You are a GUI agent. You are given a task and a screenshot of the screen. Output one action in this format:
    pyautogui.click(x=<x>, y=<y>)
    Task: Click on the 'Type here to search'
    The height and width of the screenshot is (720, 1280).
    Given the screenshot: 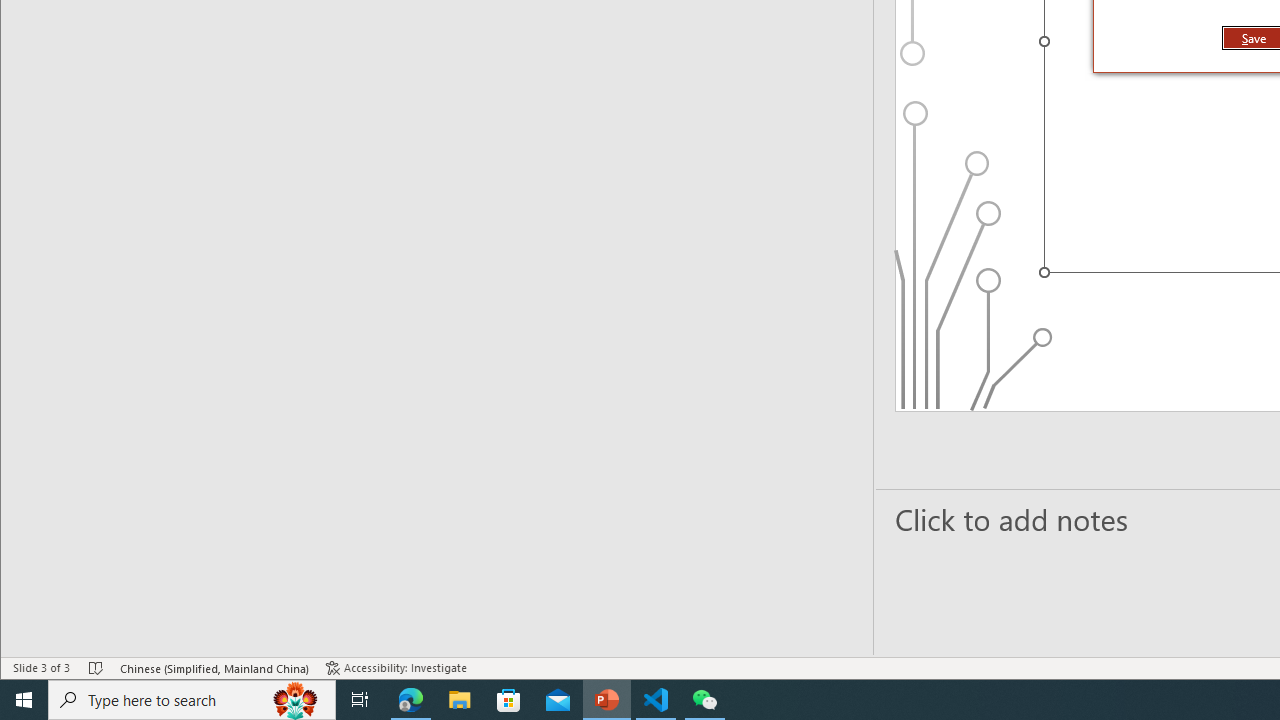 What is the action you would take?
    pyautogui.click(x=192, y=698)
    